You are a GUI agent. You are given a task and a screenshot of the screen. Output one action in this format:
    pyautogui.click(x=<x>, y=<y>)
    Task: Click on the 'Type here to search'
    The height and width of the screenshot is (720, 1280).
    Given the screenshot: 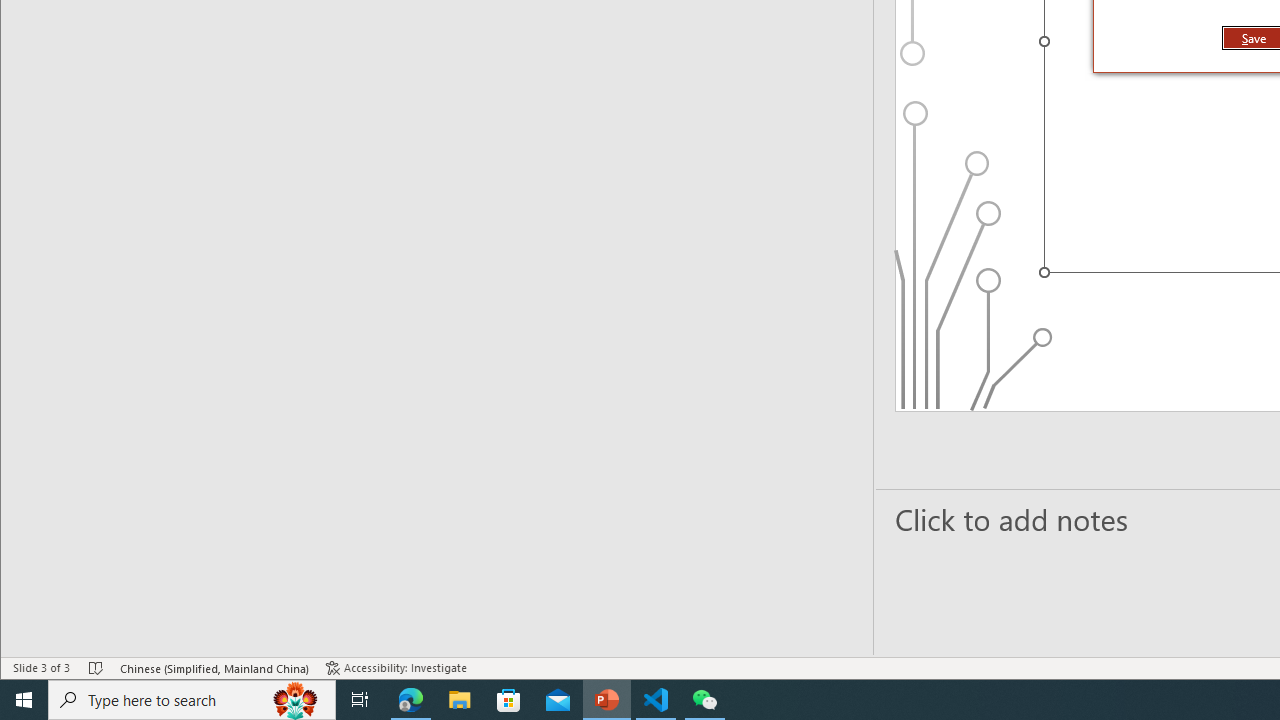 What is the action you would take?
    pyautogui.click(x=192, y=698)
    